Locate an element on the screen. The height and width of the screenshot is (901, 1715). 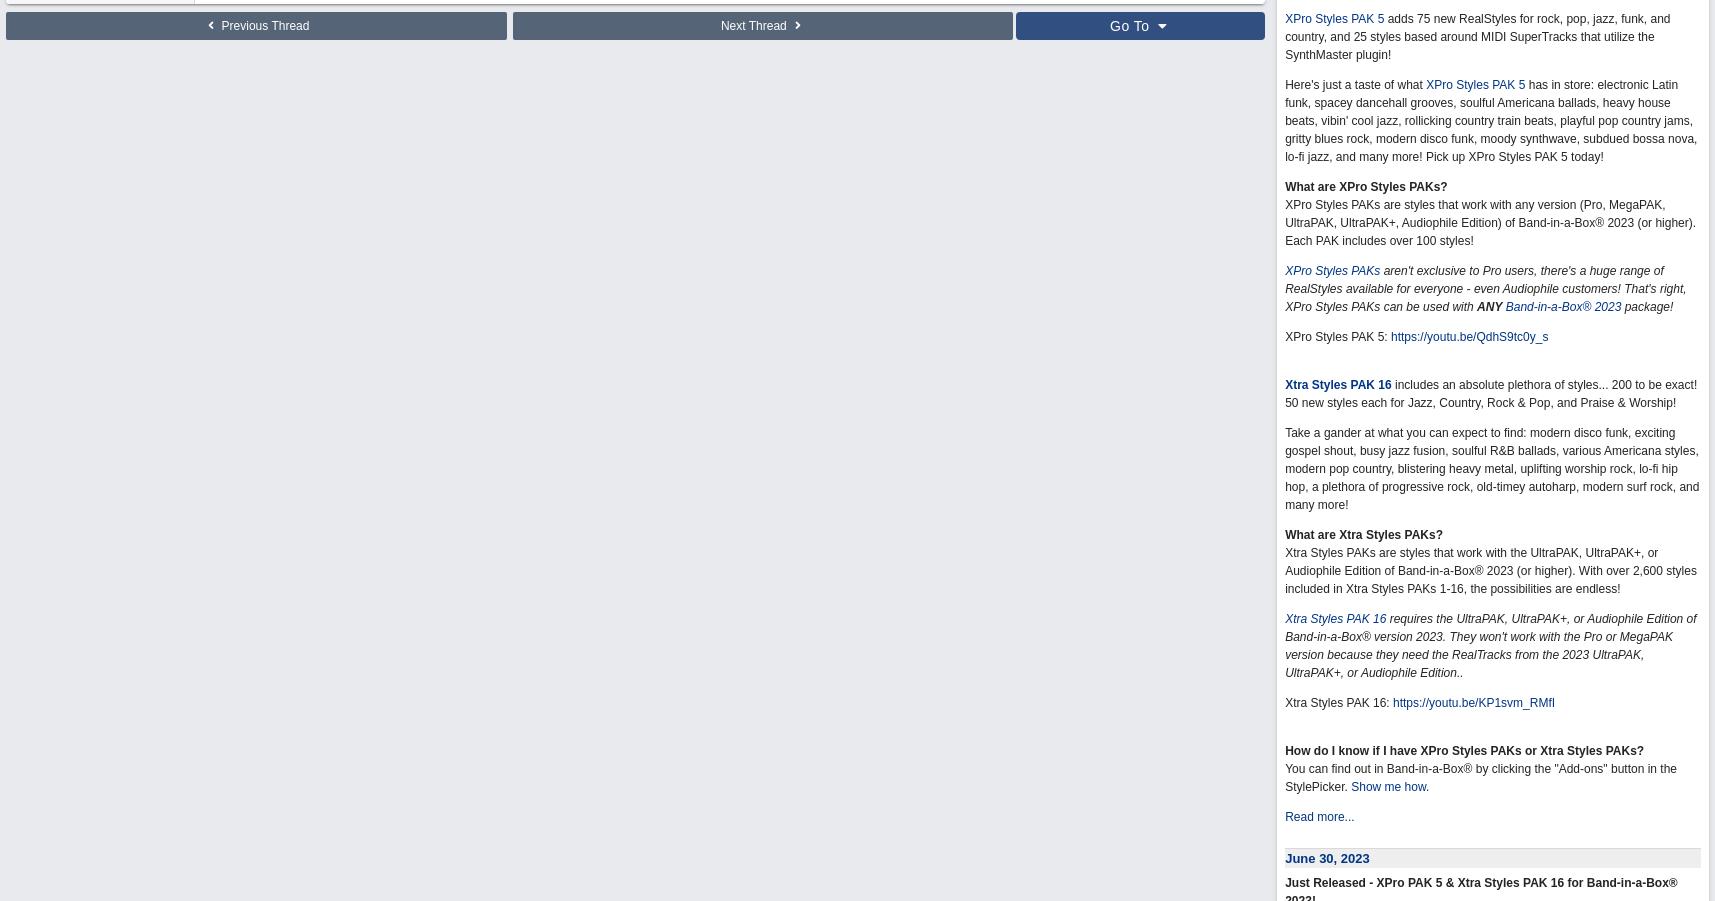
'Previous Thread' is located at coordinates (262, 25).